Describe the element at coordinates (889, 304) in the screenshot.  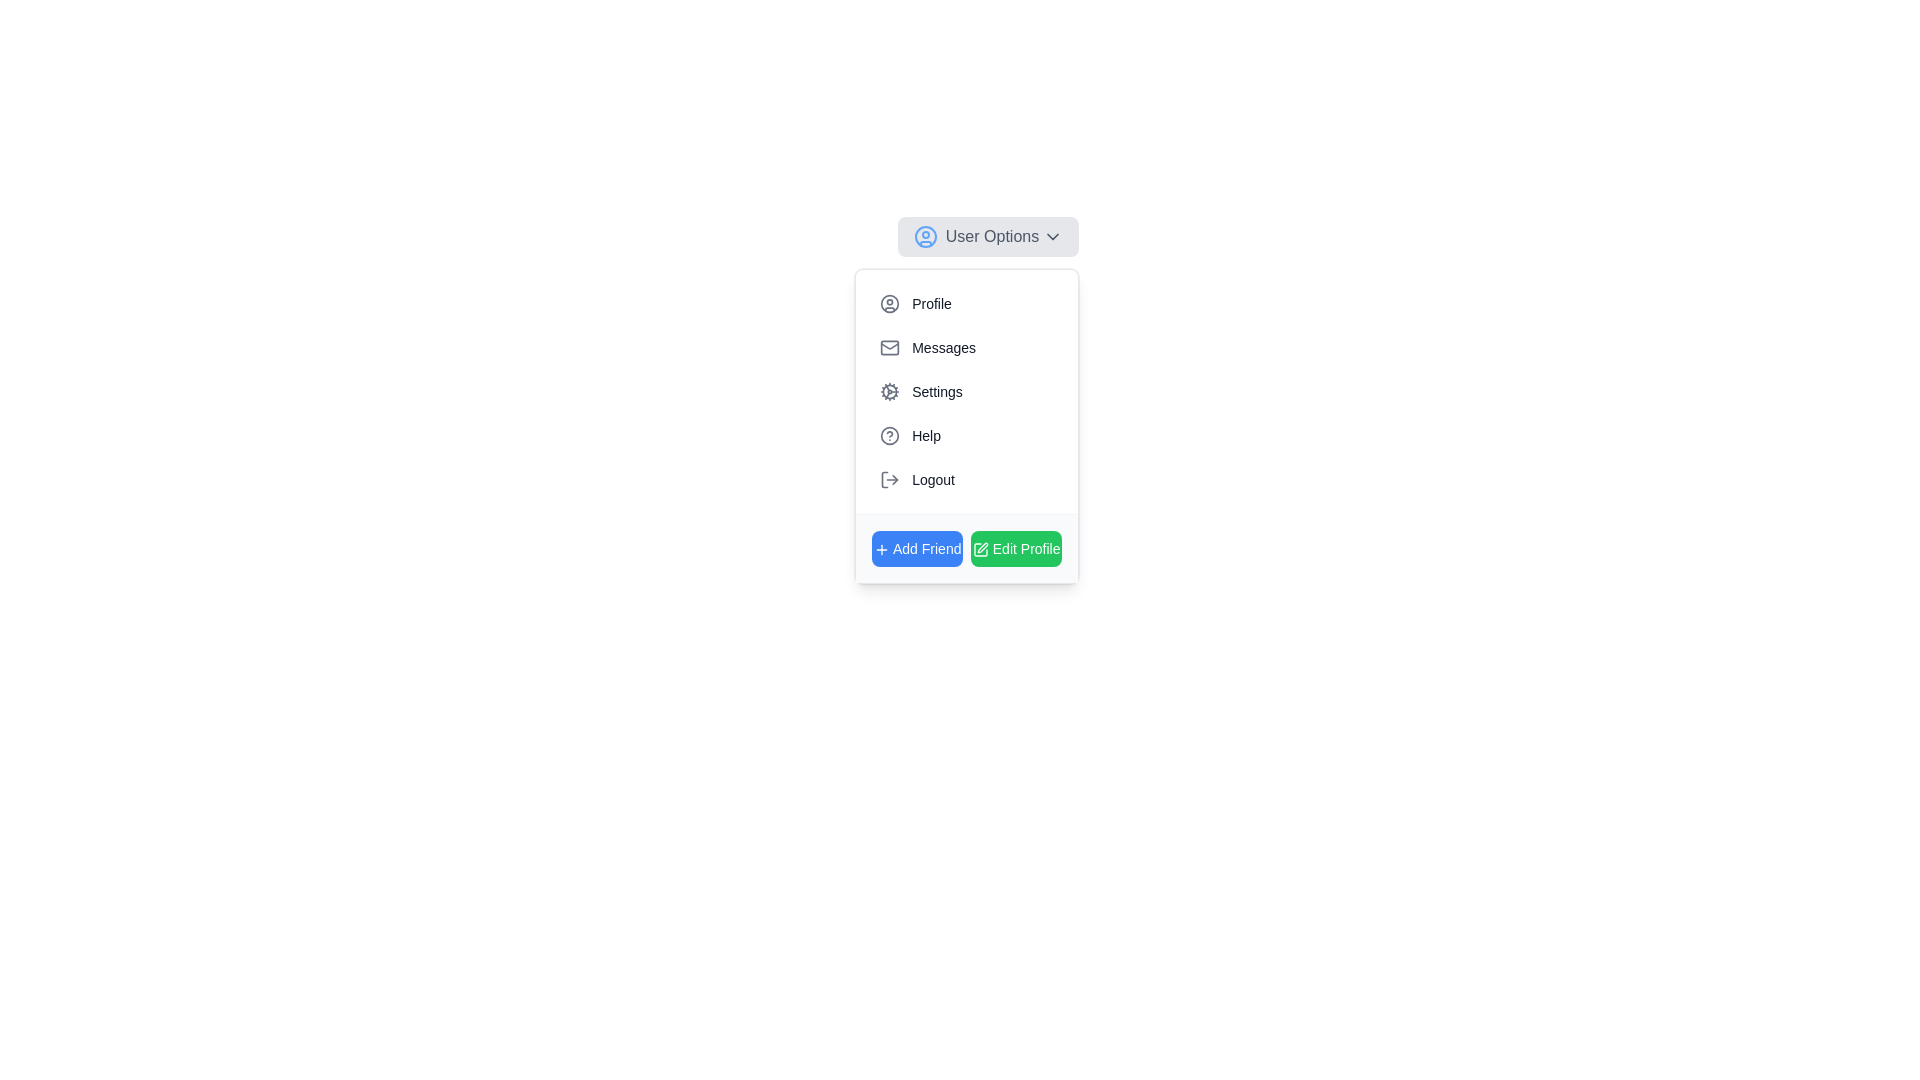
I see `the circle vector graphic element that represents the user's profile picture in the uppermost section of the 'User Options' dropdown menu` at that location.